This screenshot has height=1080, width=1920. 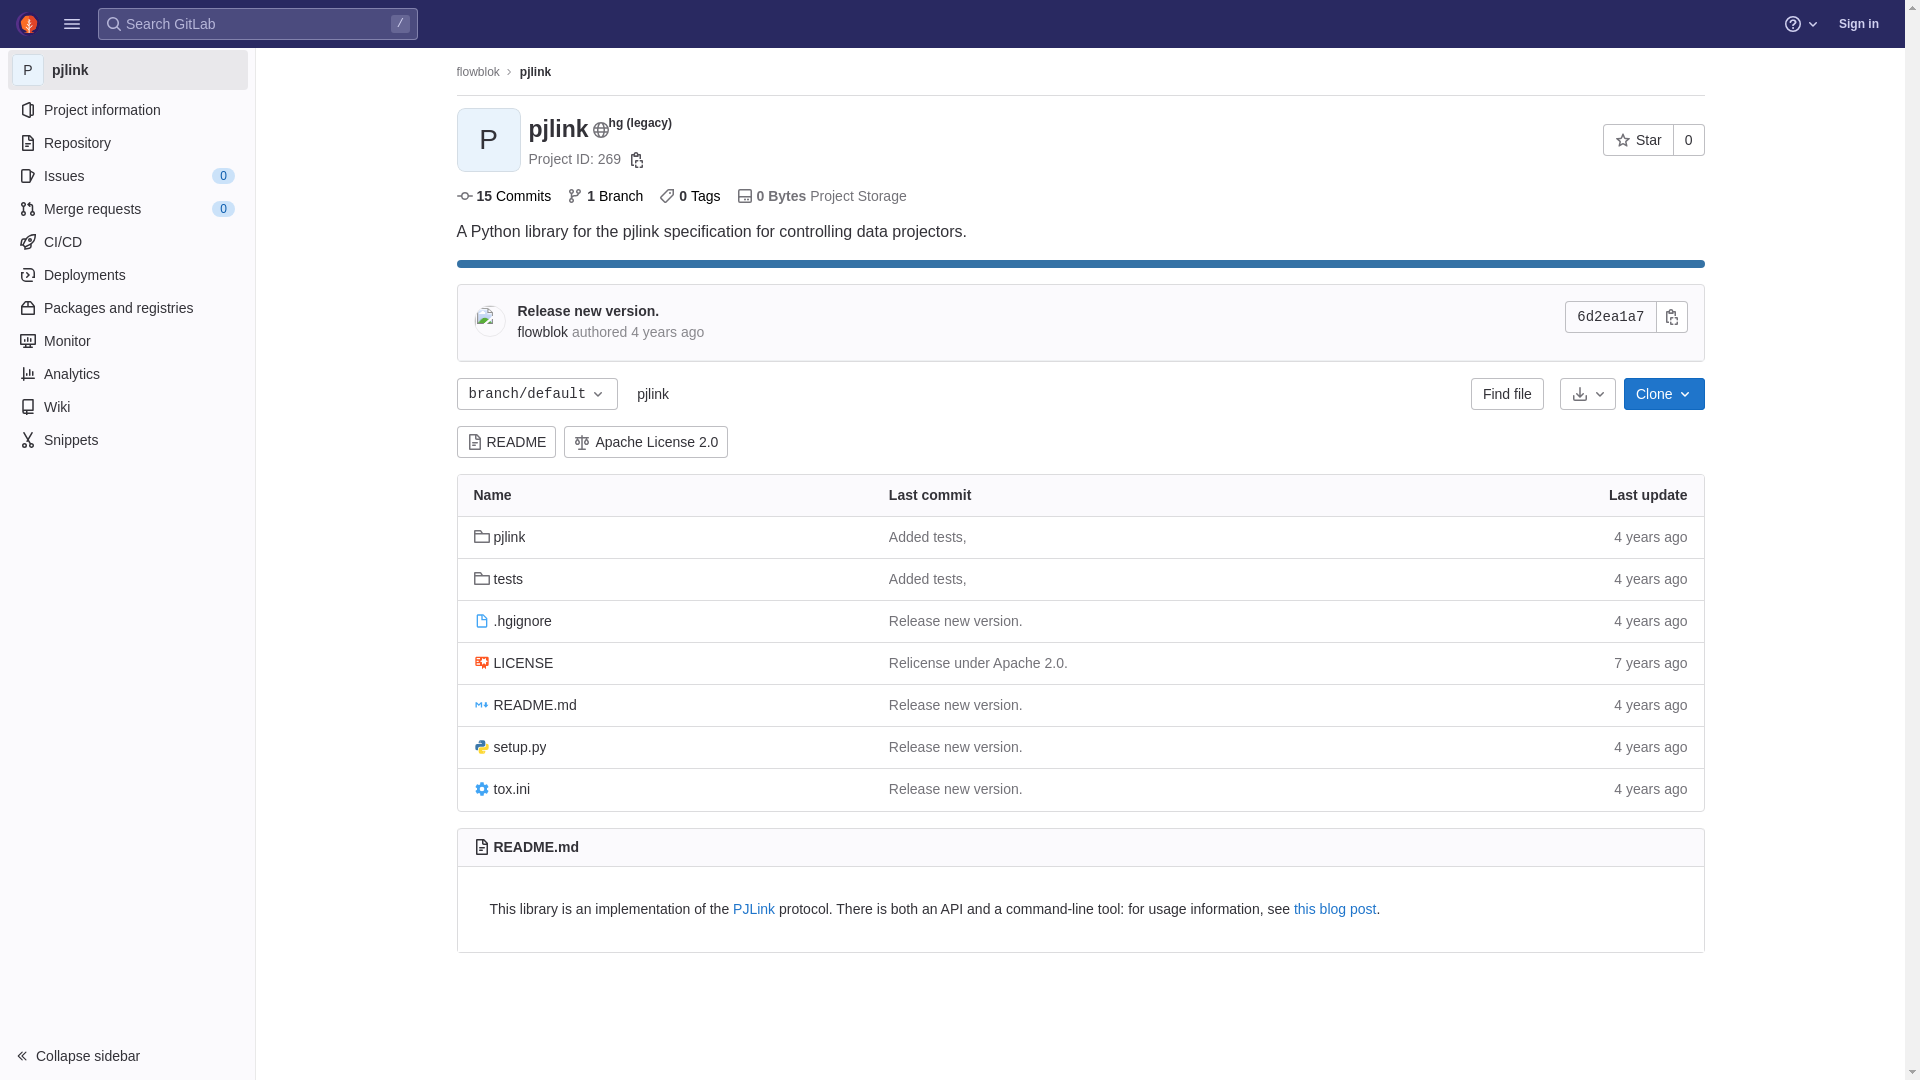 What do you see at coordinates (126, 241) in the screenshot?
I see `'CI/CD'` at bounding box center [126, 241].